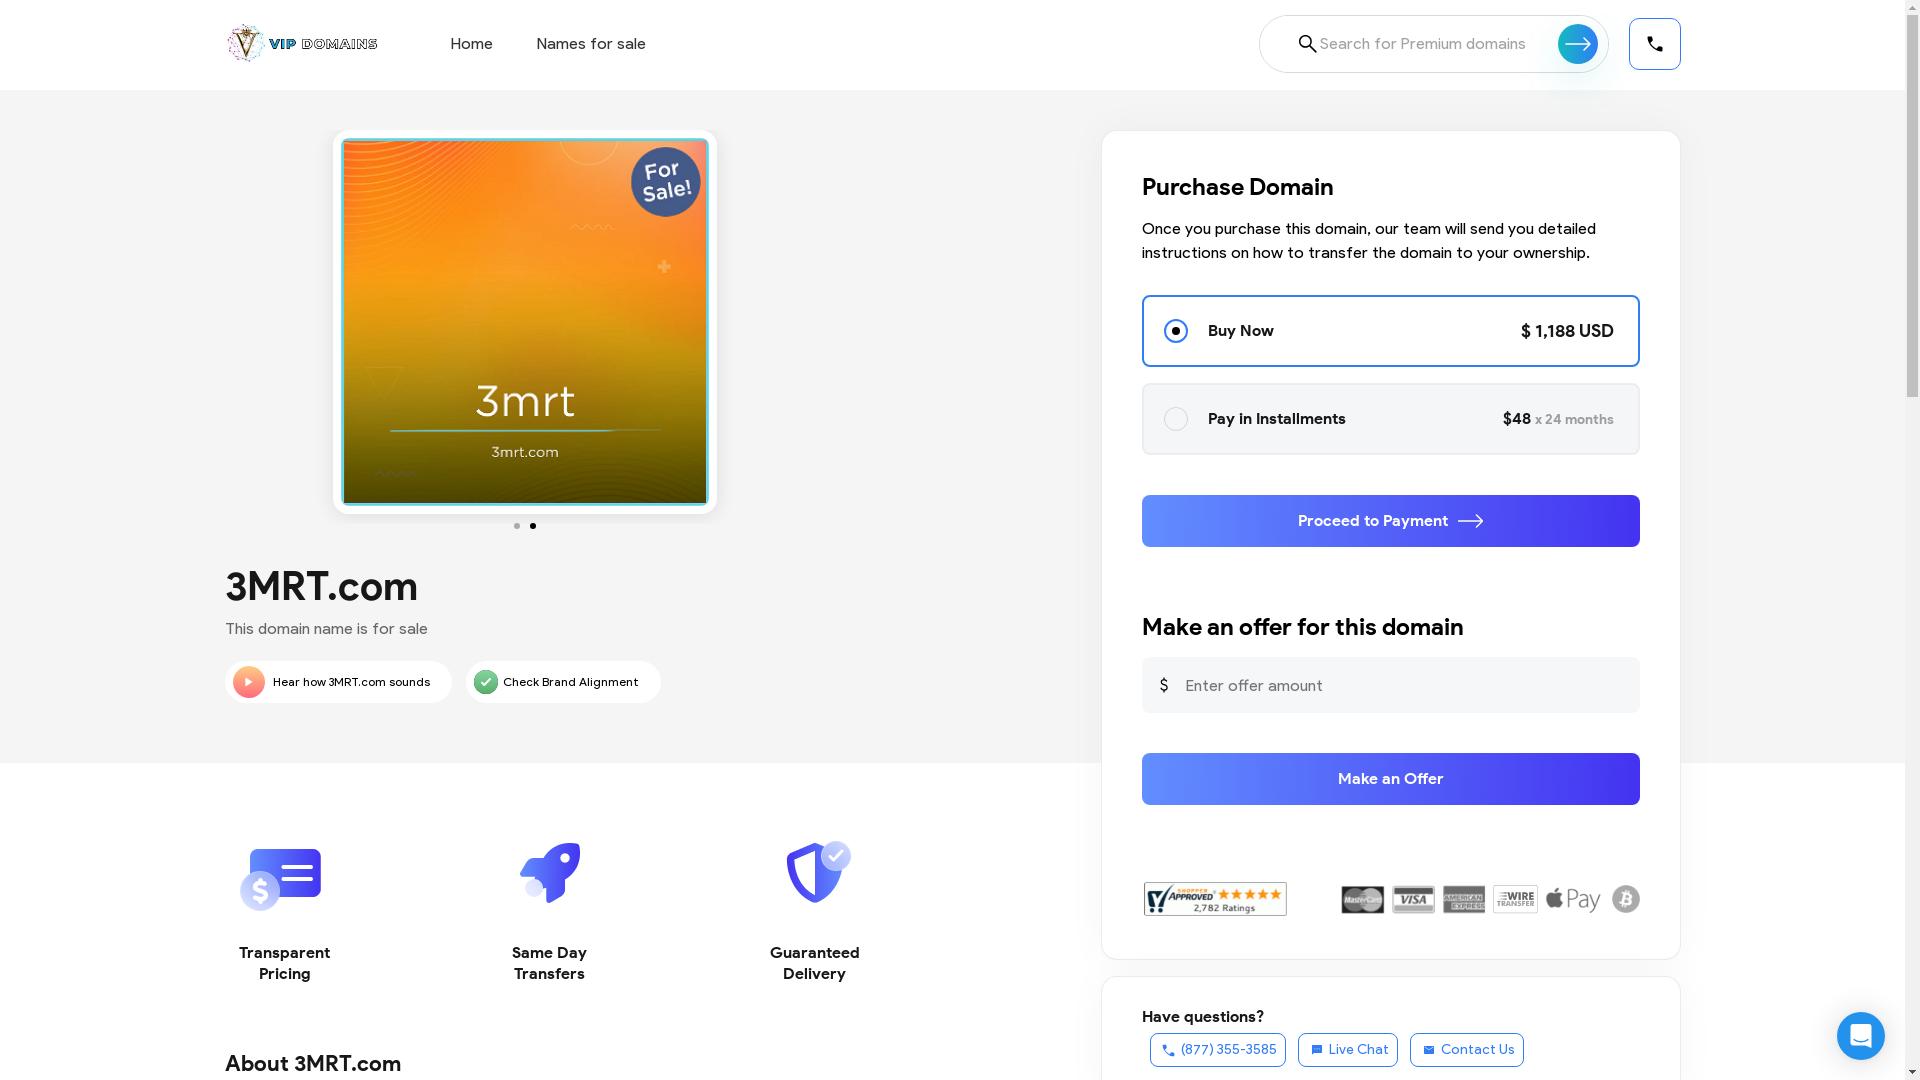 The image size is (1920, 1080). What do you see at coordinates (1390, 519) in the screenshot?
I see `'Proceed to Payment'` at bounding box center [1390, 519].